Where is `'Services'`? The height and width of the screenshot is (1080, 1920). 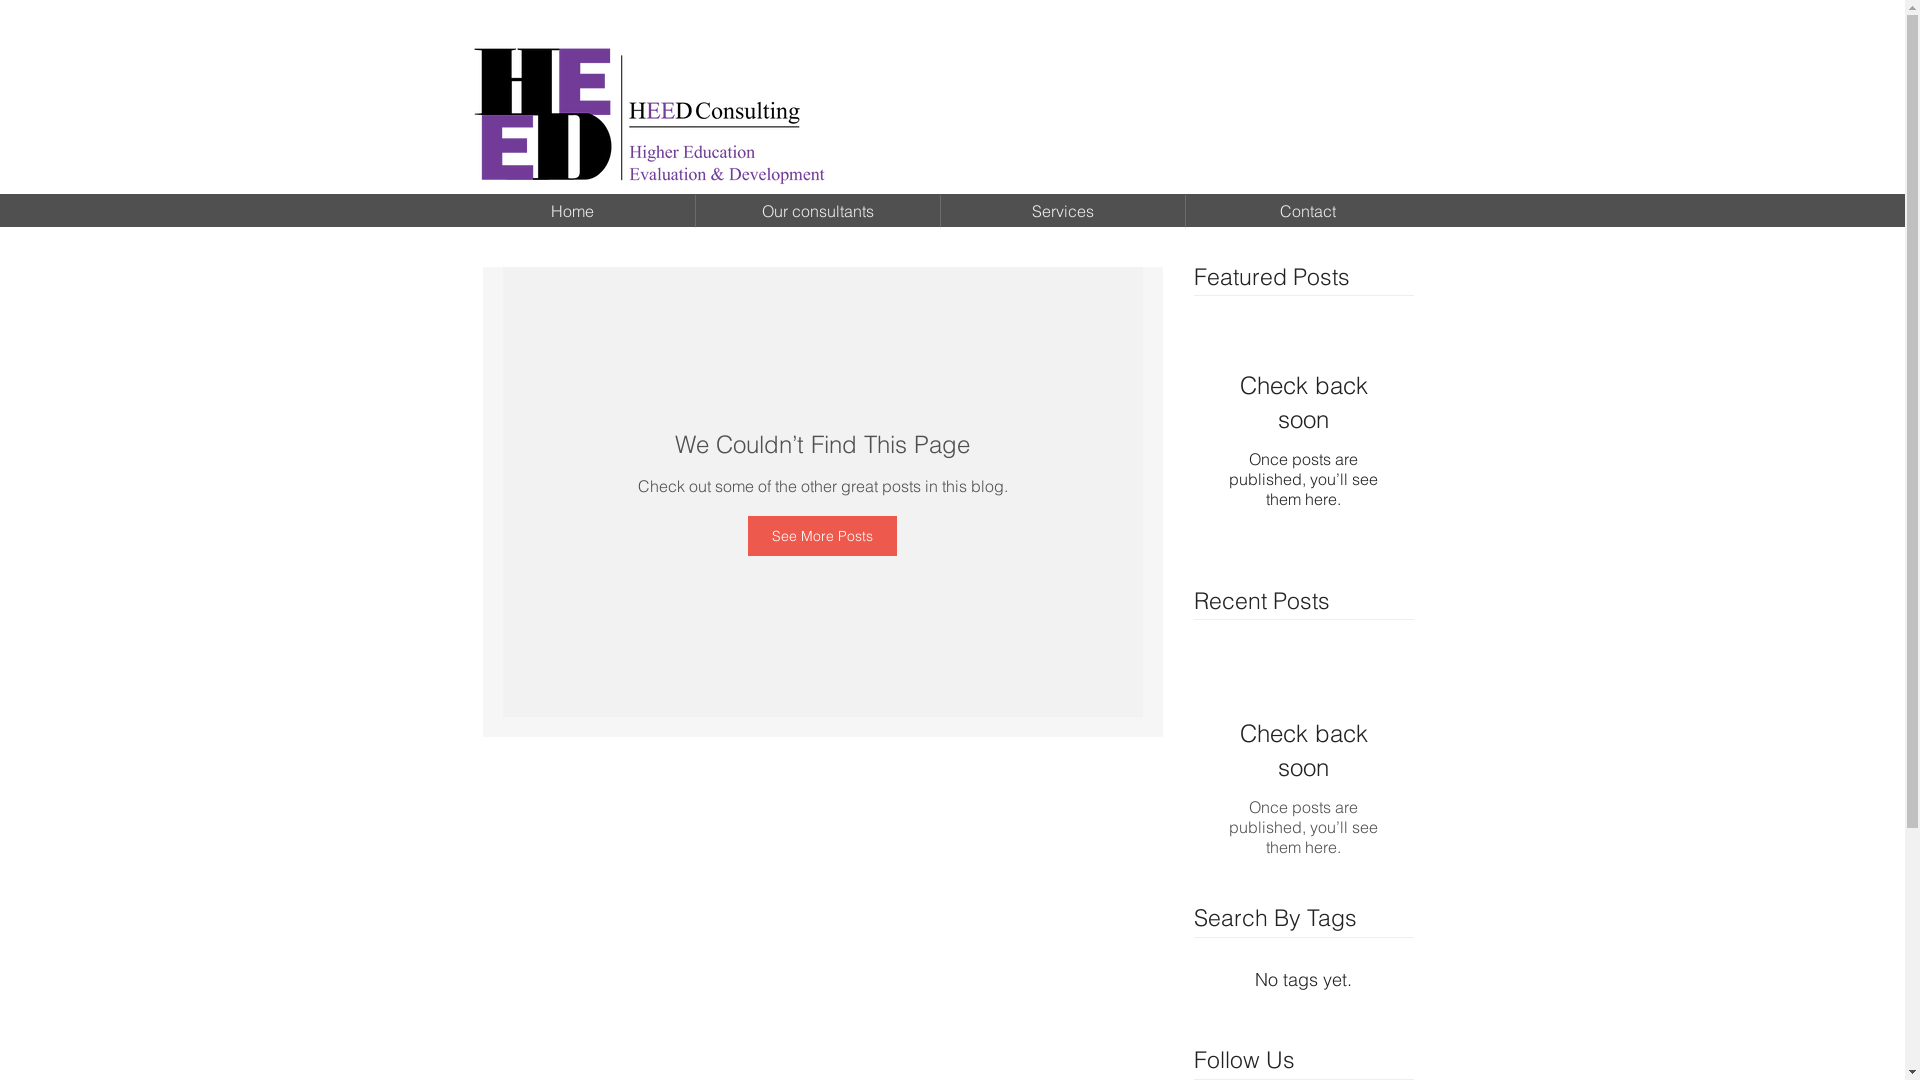
'Services' is located at coordinates (1060, 211).